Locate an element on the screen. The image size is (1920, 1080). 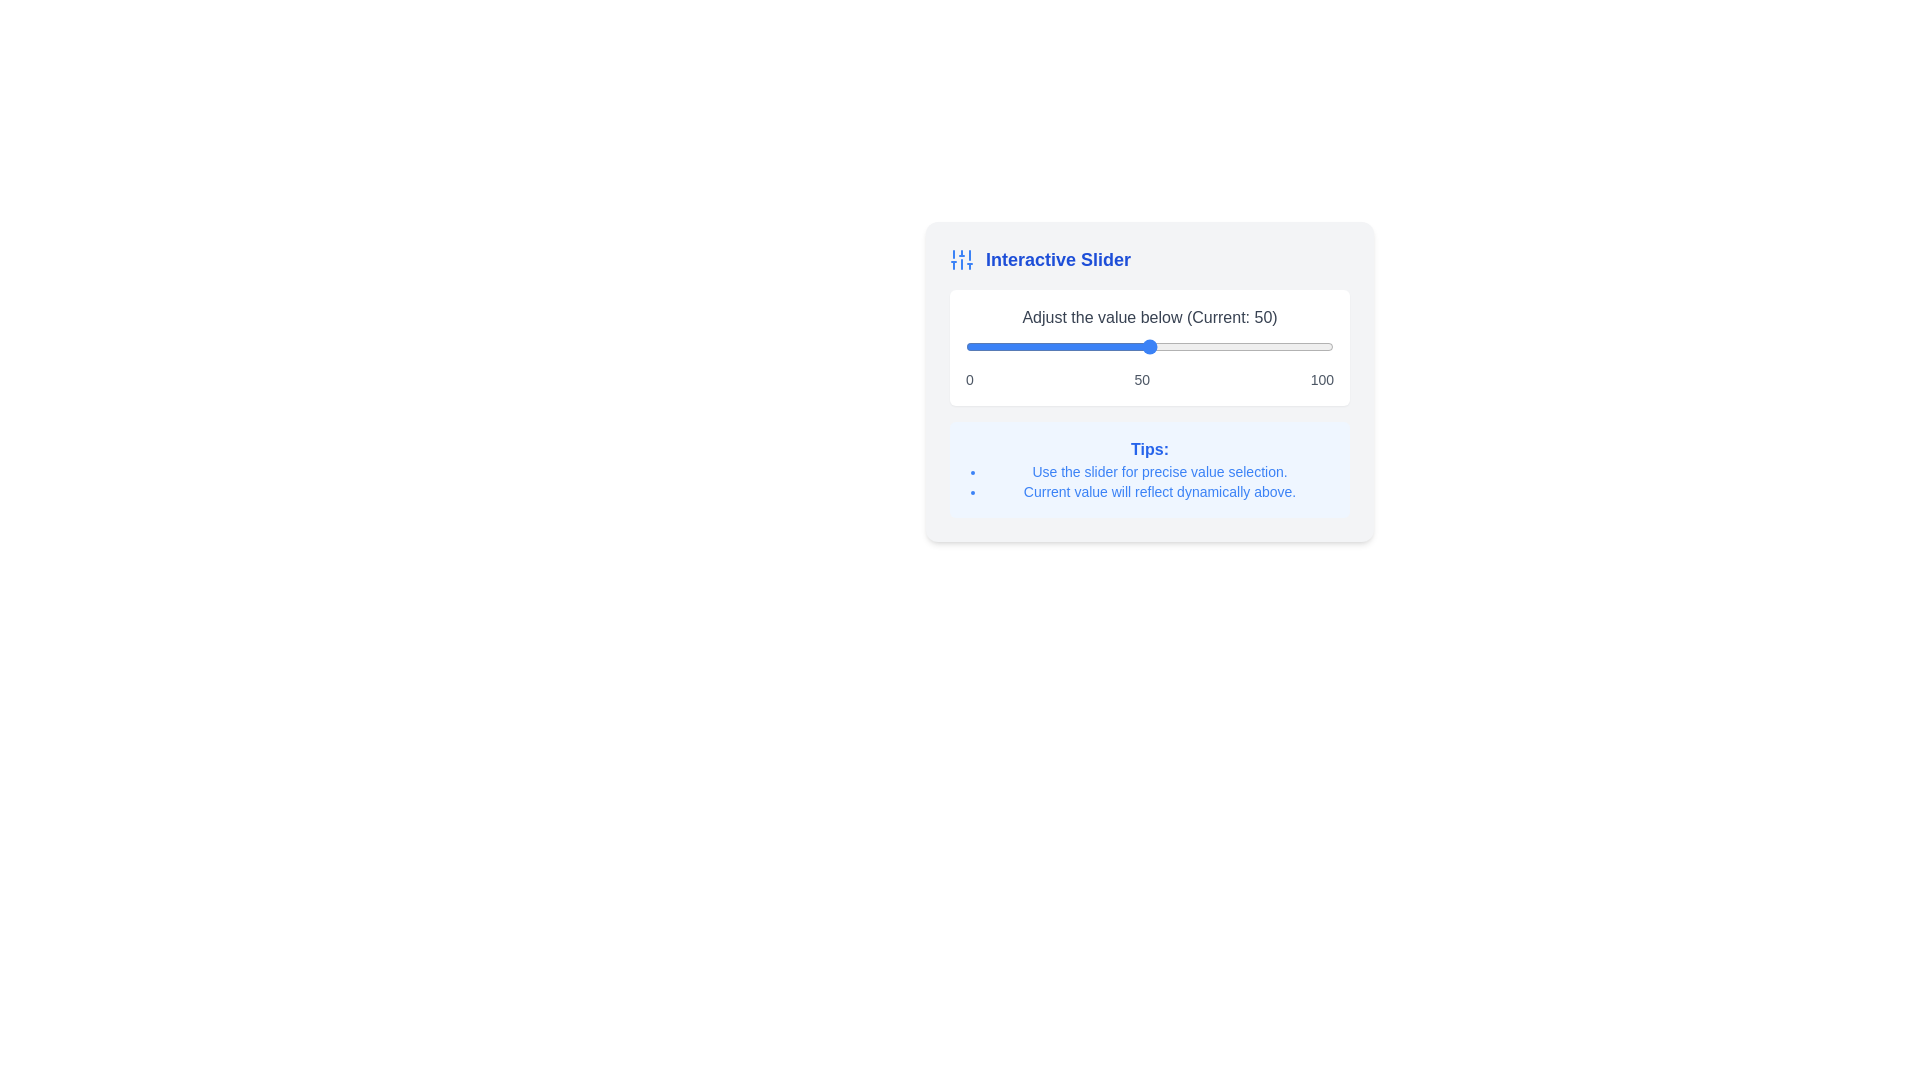
the slider value is located at coordinates (1168, 346).